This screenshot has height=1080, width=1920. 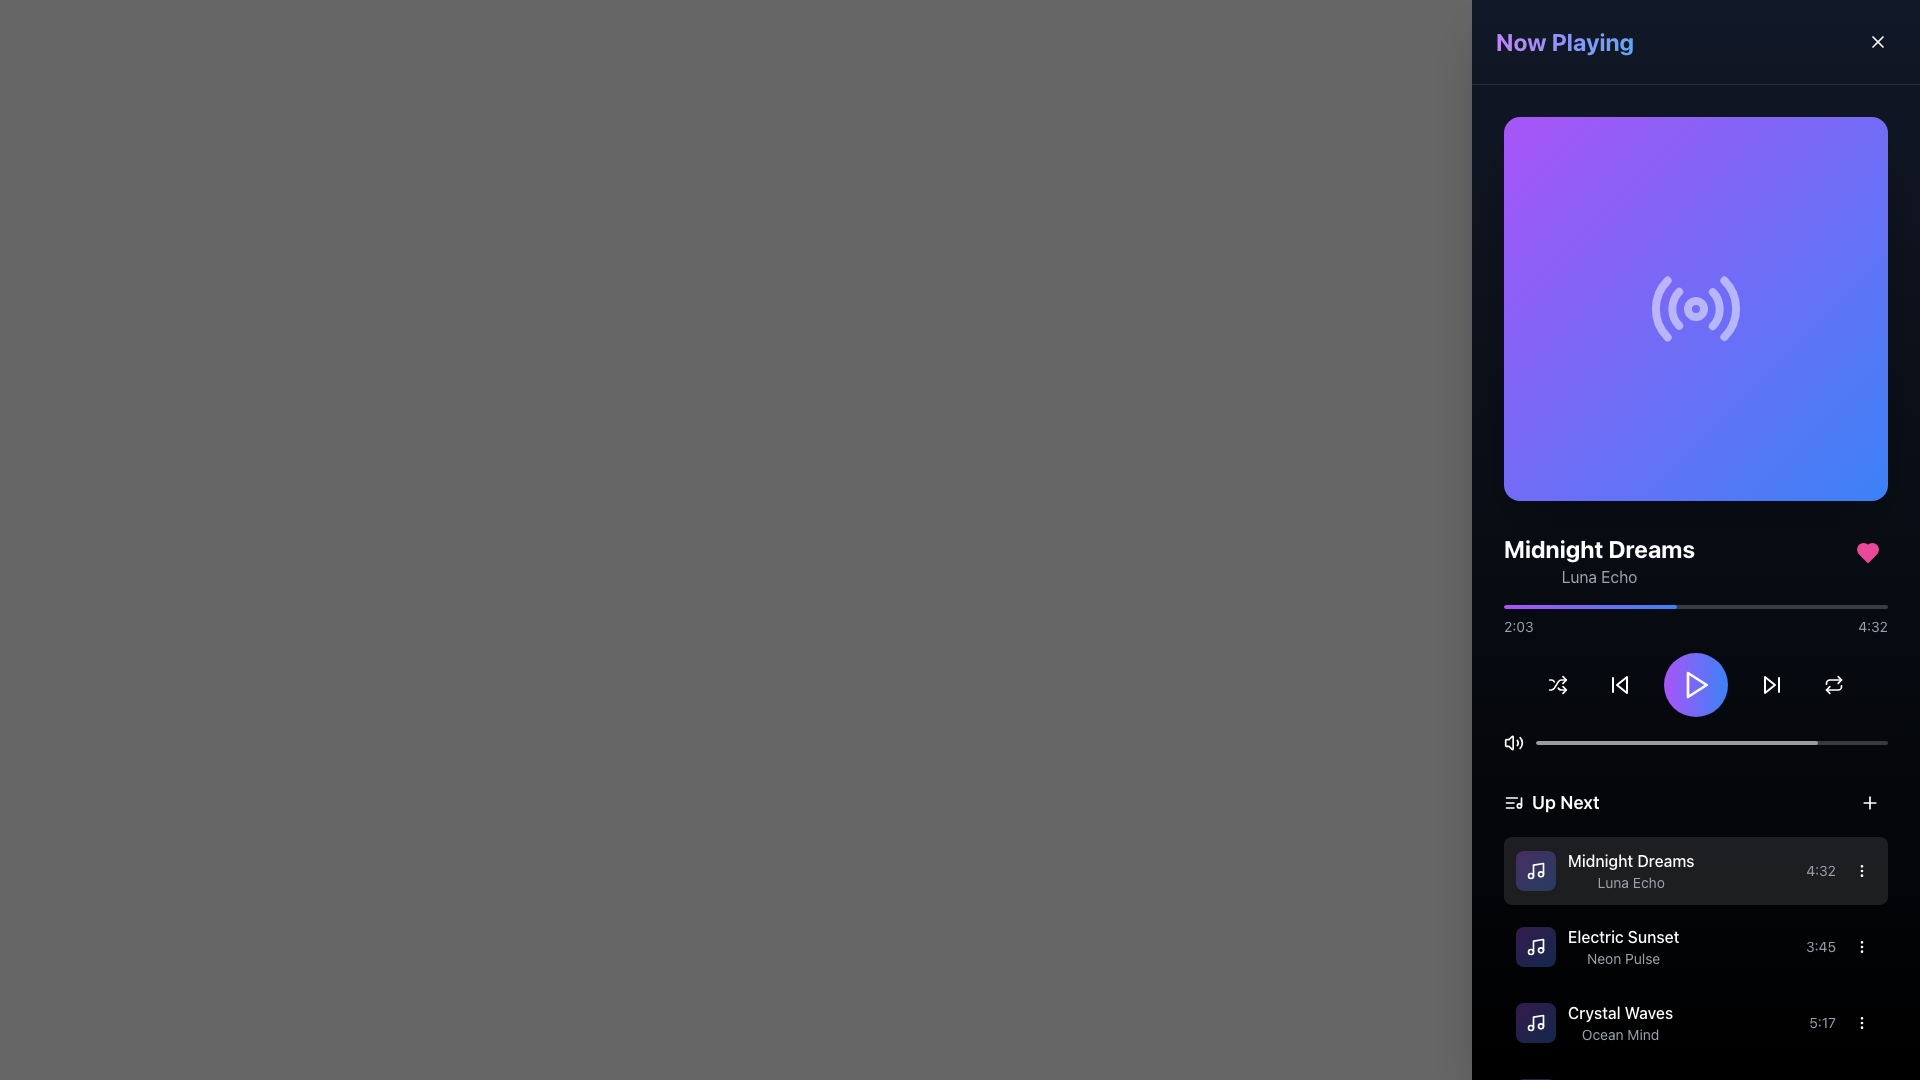 I want to click on the square music icon with a gradient background and a musical note at its center, located to the left of the song title 'Crystal Waves' and artist 'Ocean Mind' in the 'Up Next' playlist, so click(x=1535, y=1022).